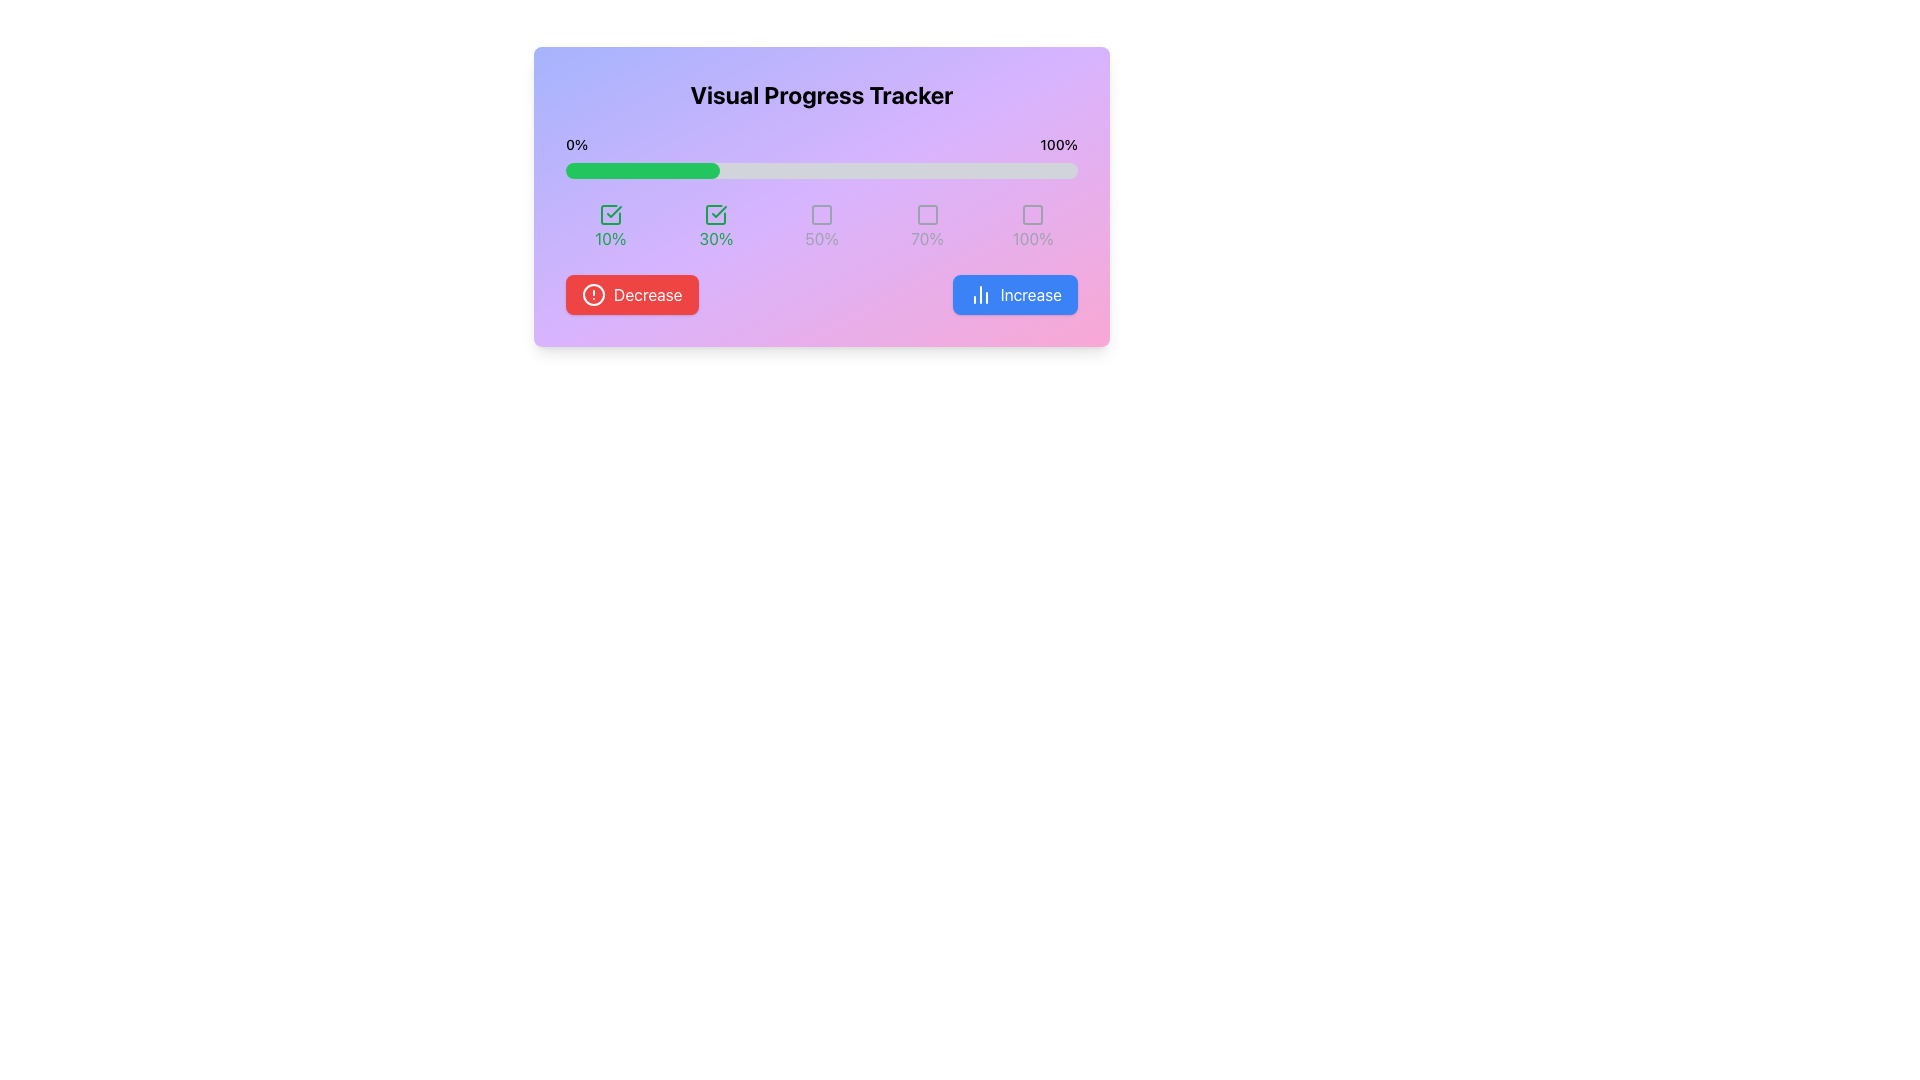  What do you see at coordinates (719, 169) in the screenshot?
I see `the progress level` at bounding box center [719, 169].